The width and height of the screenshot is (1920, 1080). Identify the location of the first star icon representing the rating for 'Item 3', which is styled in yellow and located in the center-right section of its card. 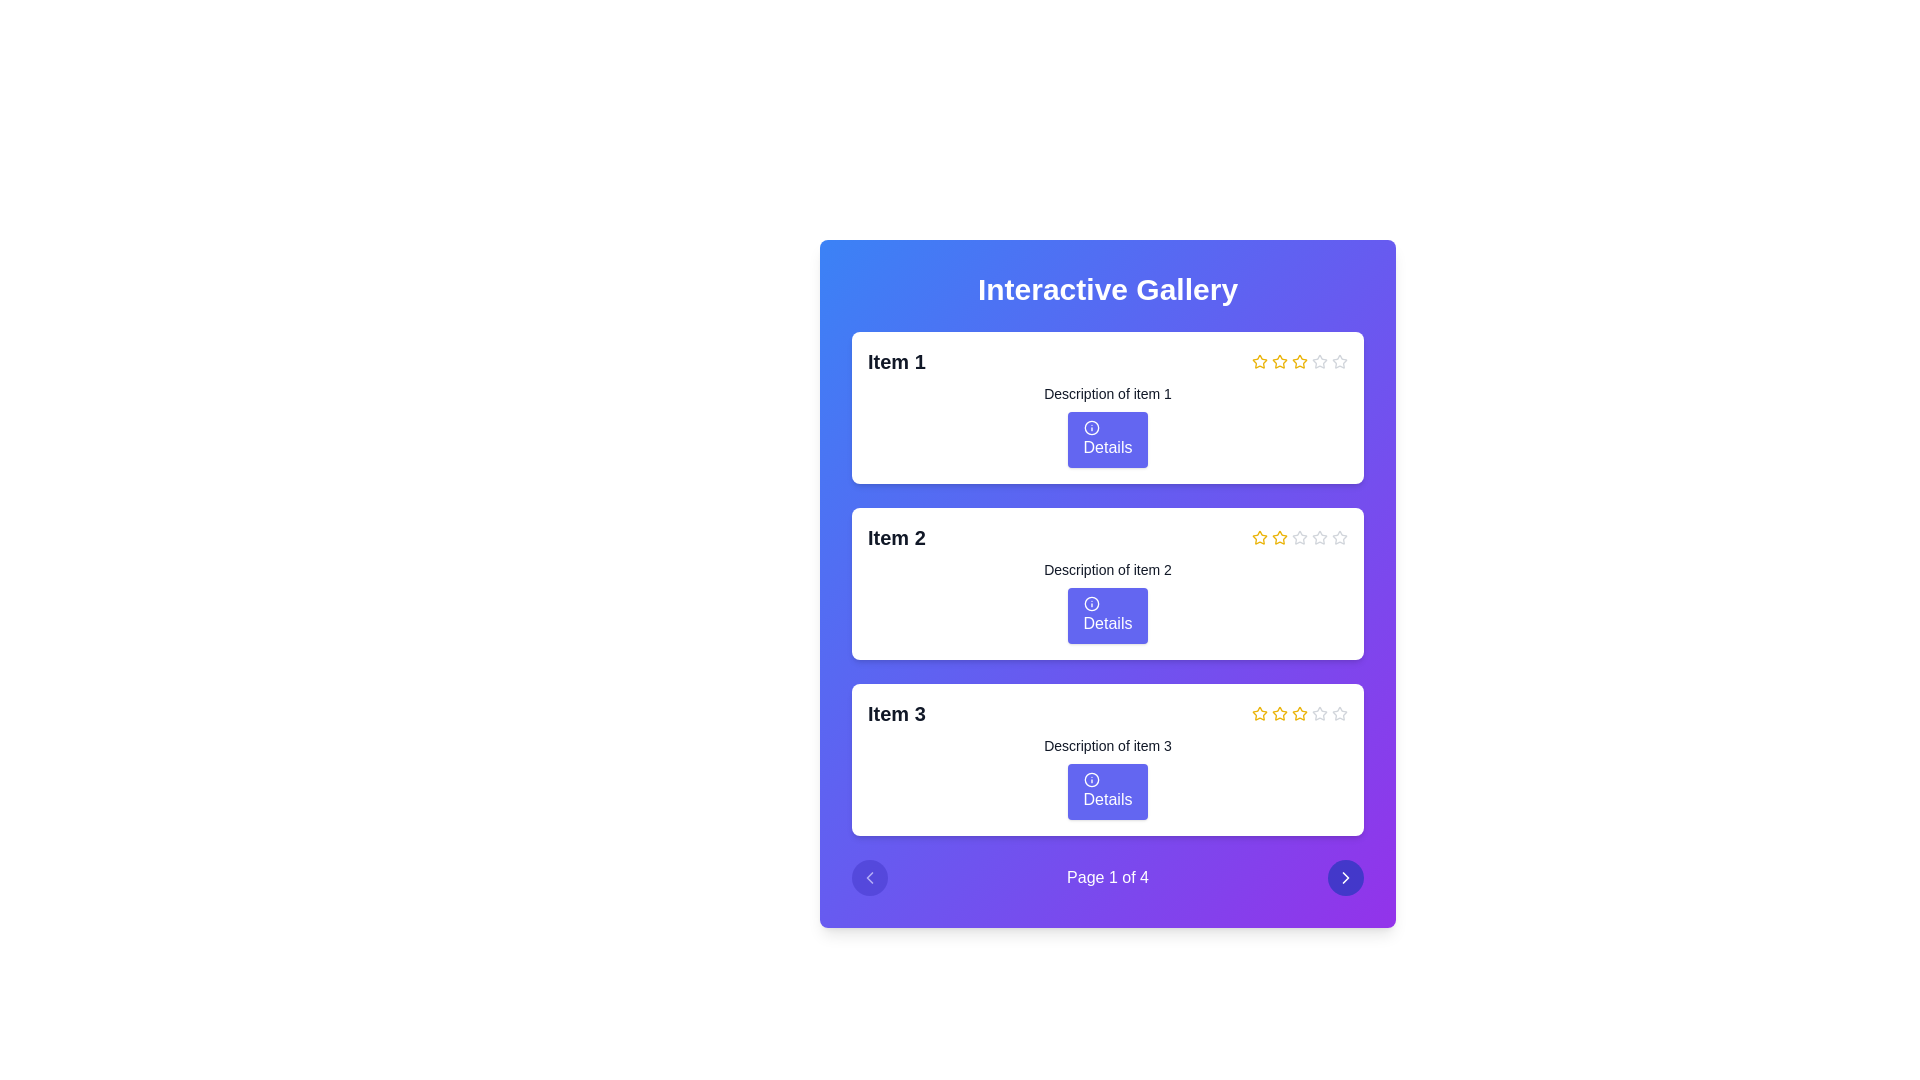
(1258, 712).